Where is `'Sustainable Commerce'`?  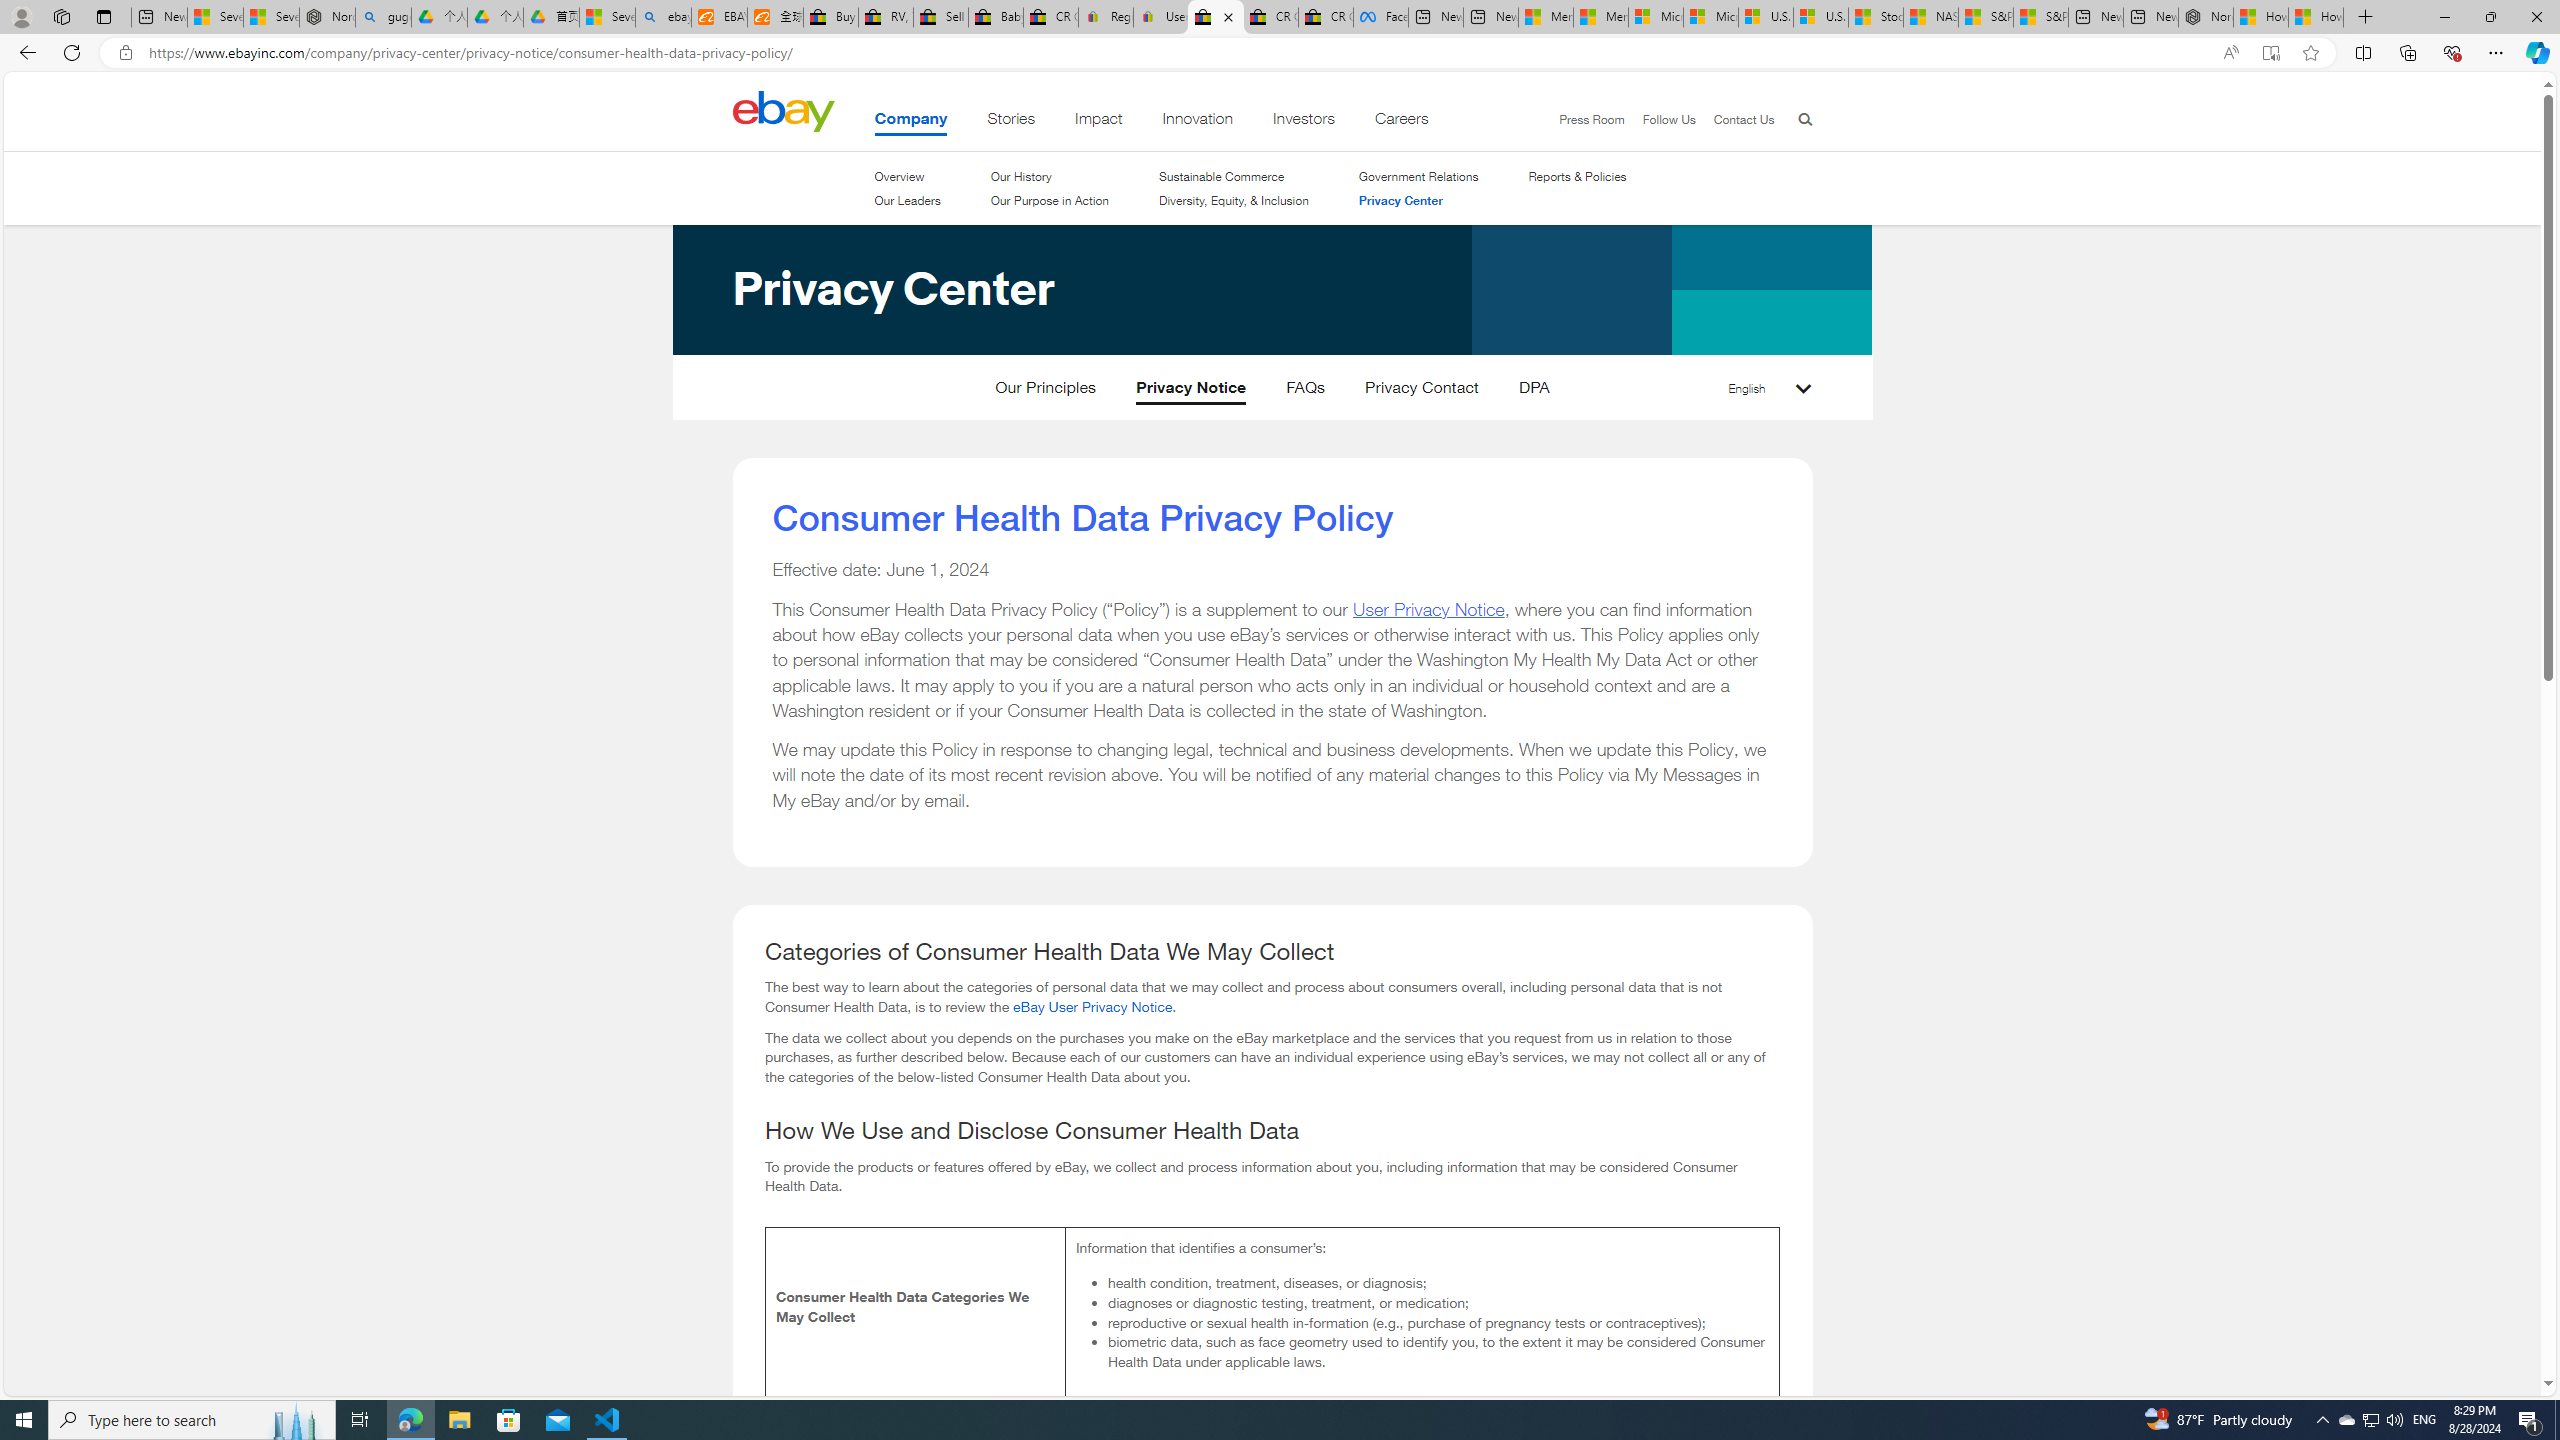 'Sustainable Commerce' is located at coordinates (1222, 176).